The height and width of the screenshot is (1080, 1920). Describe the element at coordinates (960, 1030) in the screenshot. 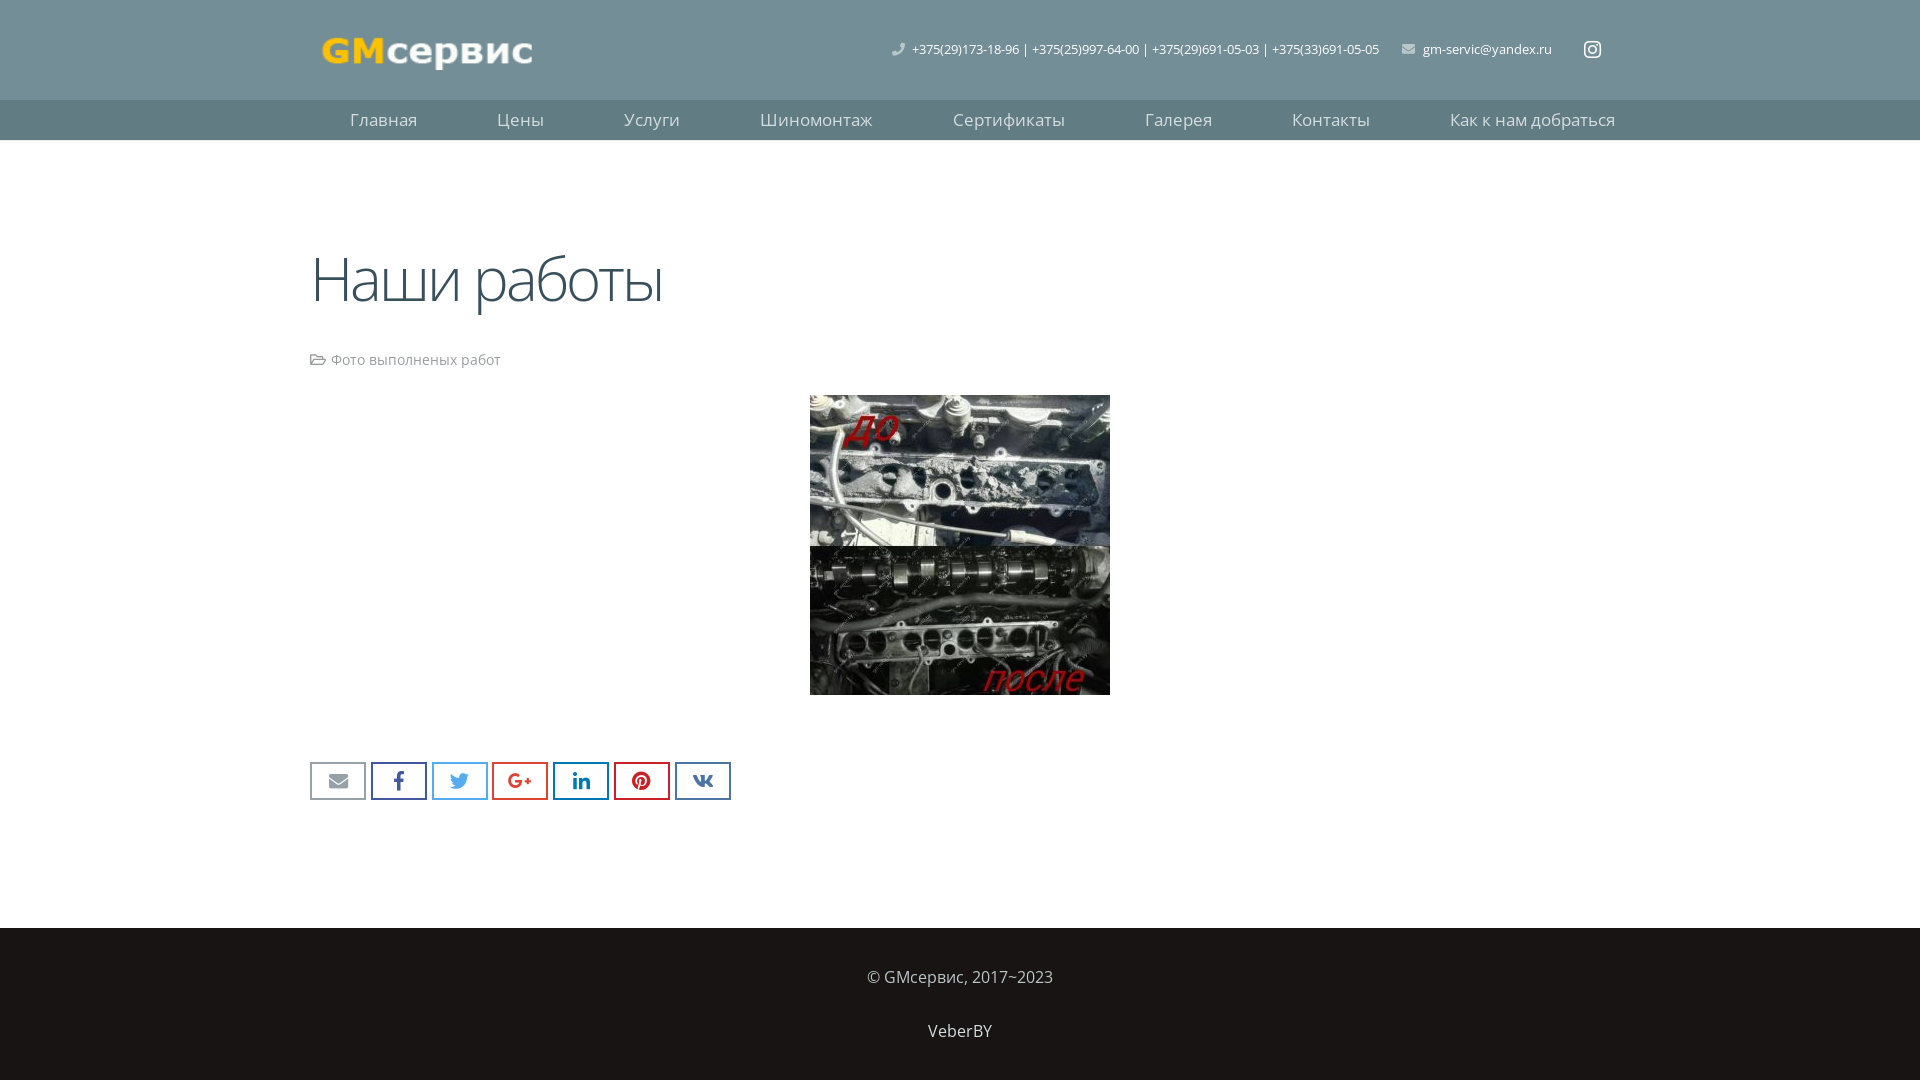

I see `'VeberBY'` at that location.